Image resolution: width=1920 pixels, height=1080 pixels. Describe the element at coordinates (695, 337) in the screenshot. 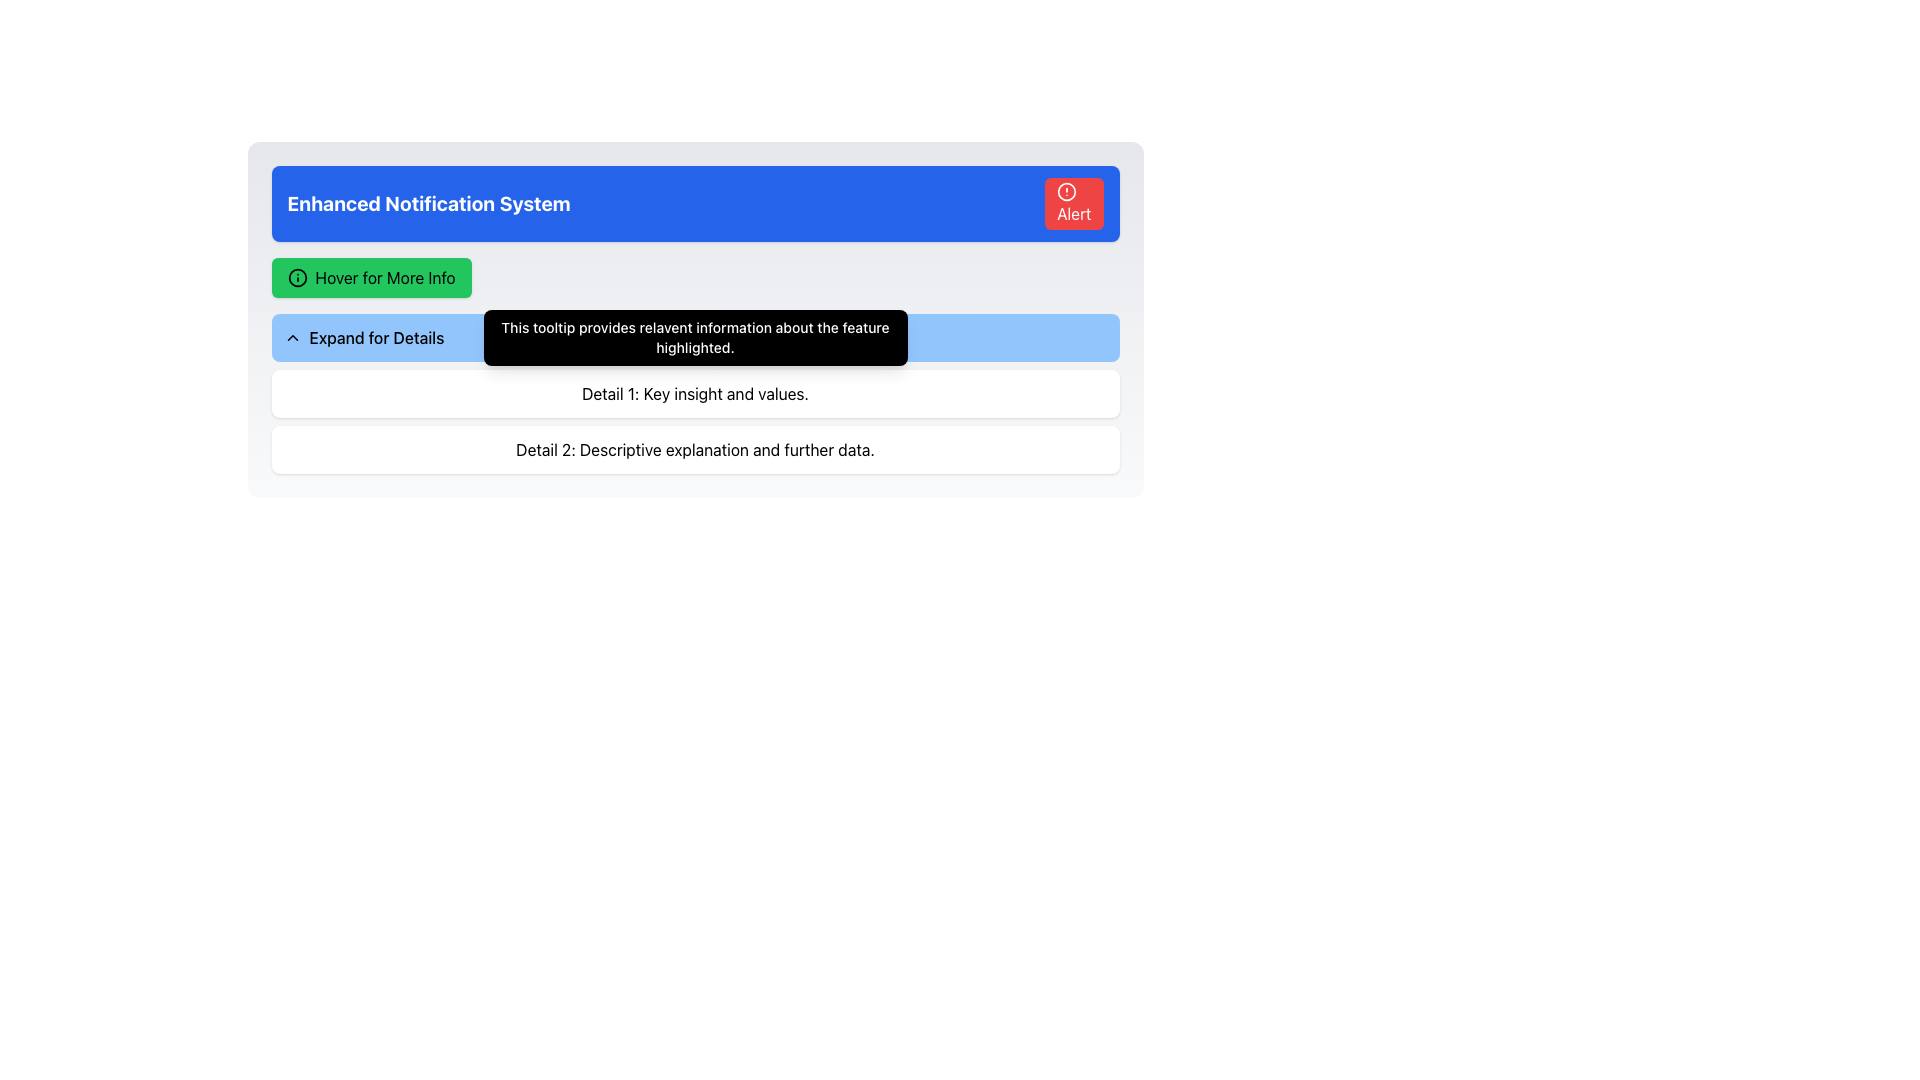

I see `the tooltip with a black background and white text that provides information about the feature highlighted, which is positioned above the 'Expand for Details' section` at that location.